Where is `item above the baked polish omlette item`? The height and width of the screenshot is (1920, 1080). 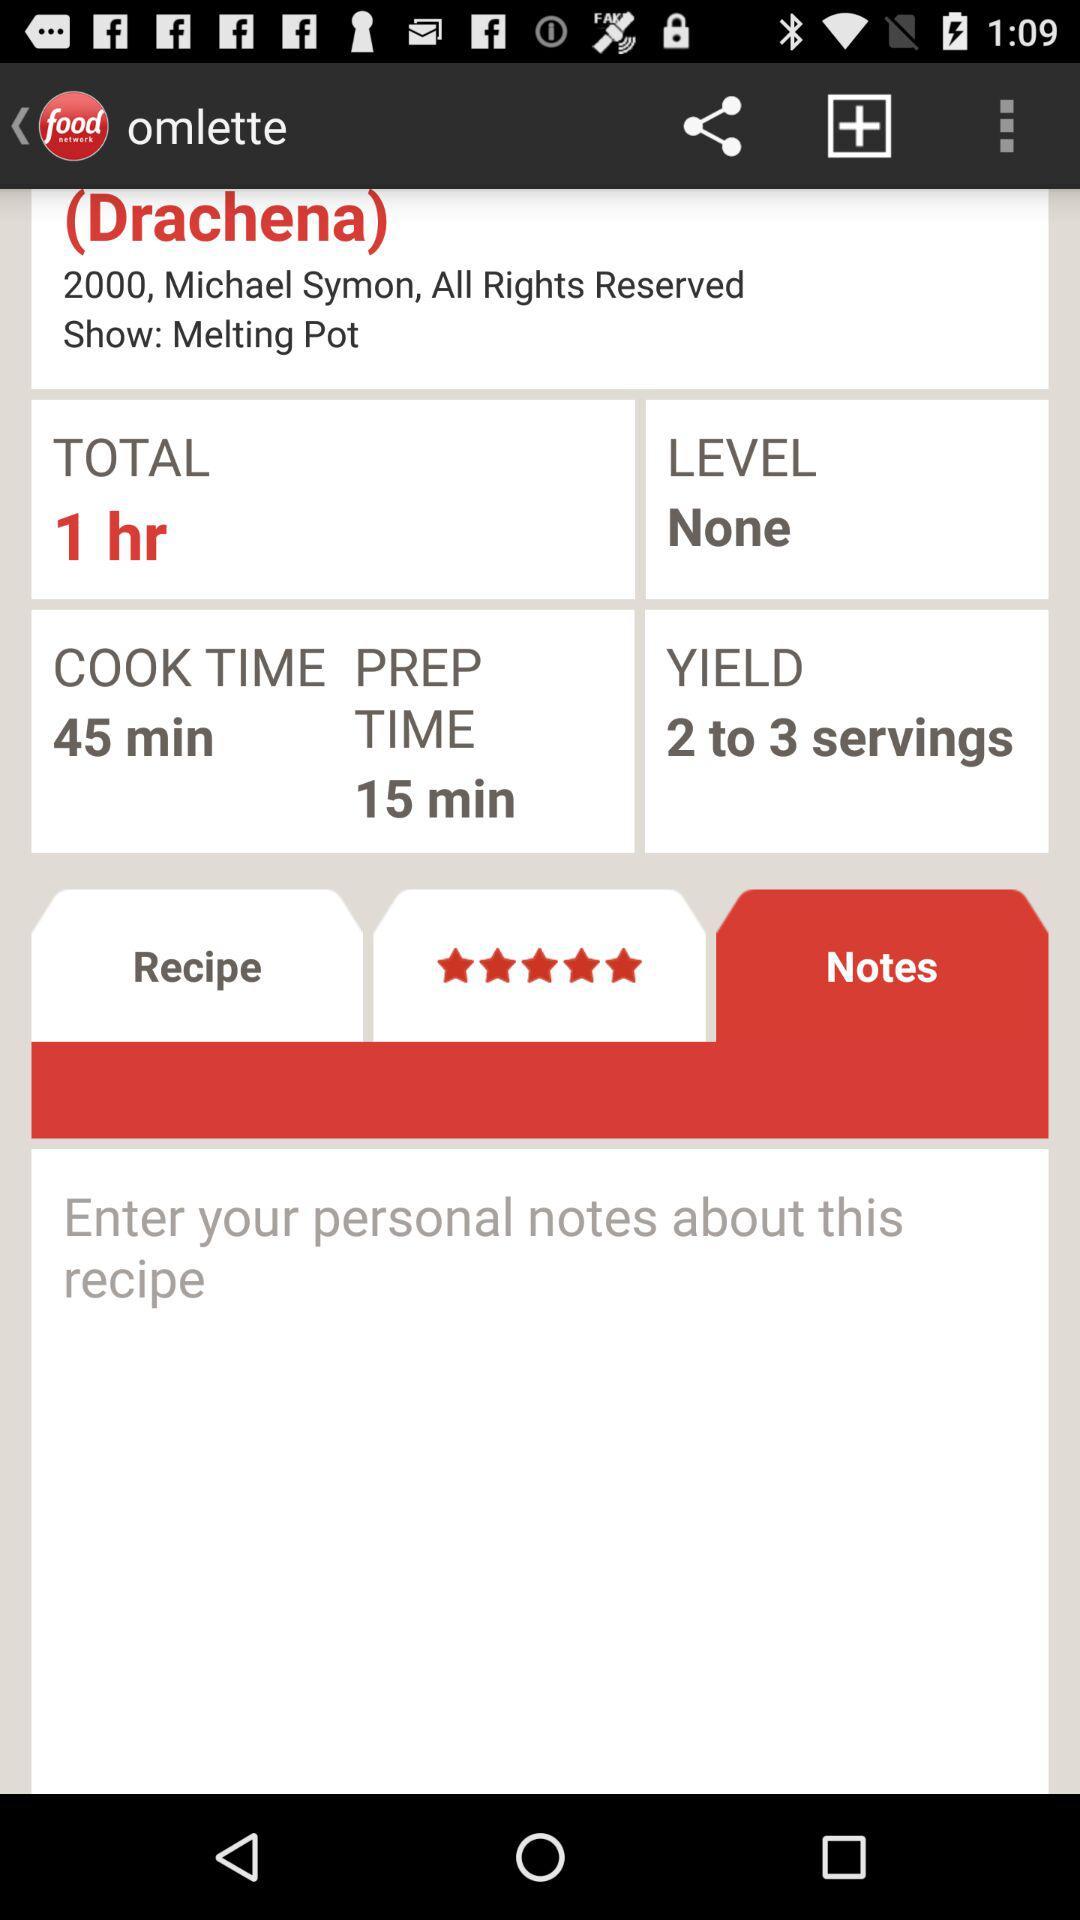
item above the baked polish omlette item is located at coordinates (1006, 124).